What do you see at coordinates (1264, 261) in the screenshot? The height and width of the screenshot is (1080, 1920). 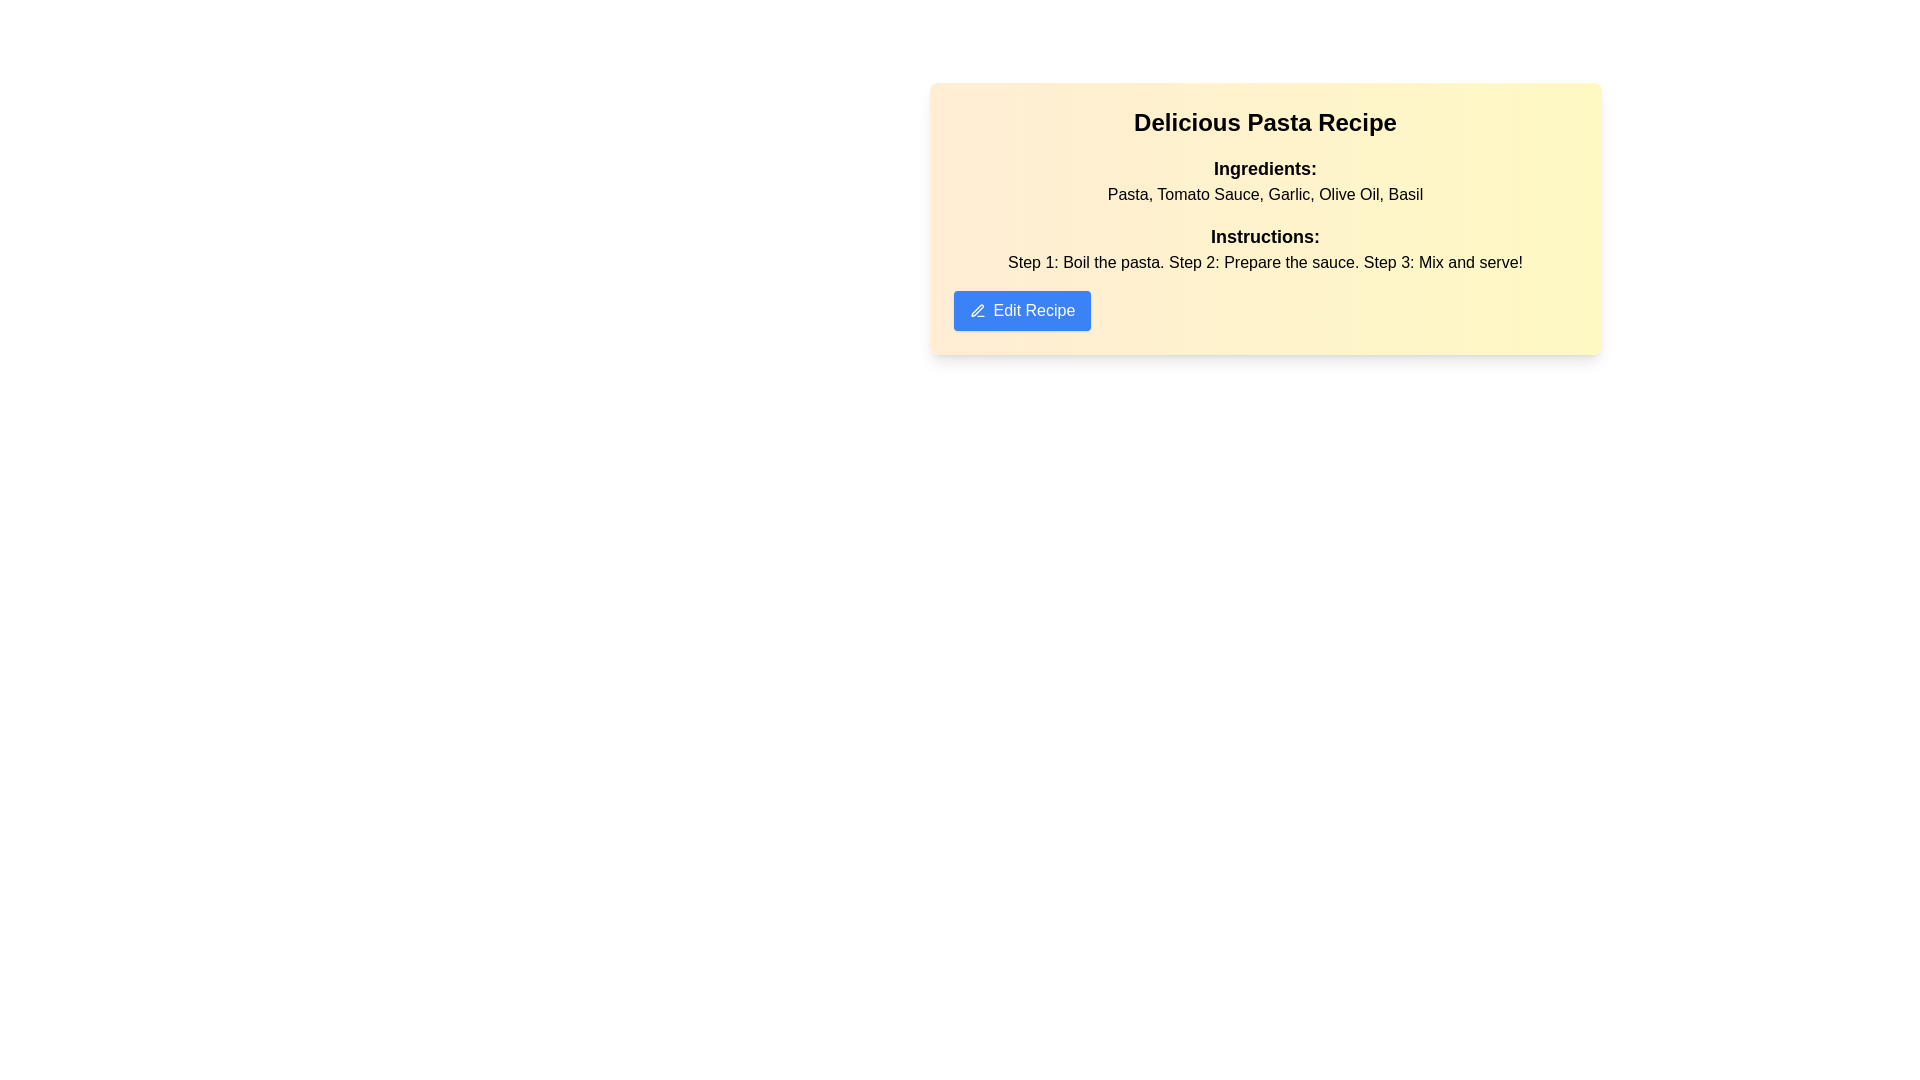 I see `instructions listed in the static text element that contains sequential cooking steps, positioned below the 'Instructions:' label` at bounding box center [1264, 261].